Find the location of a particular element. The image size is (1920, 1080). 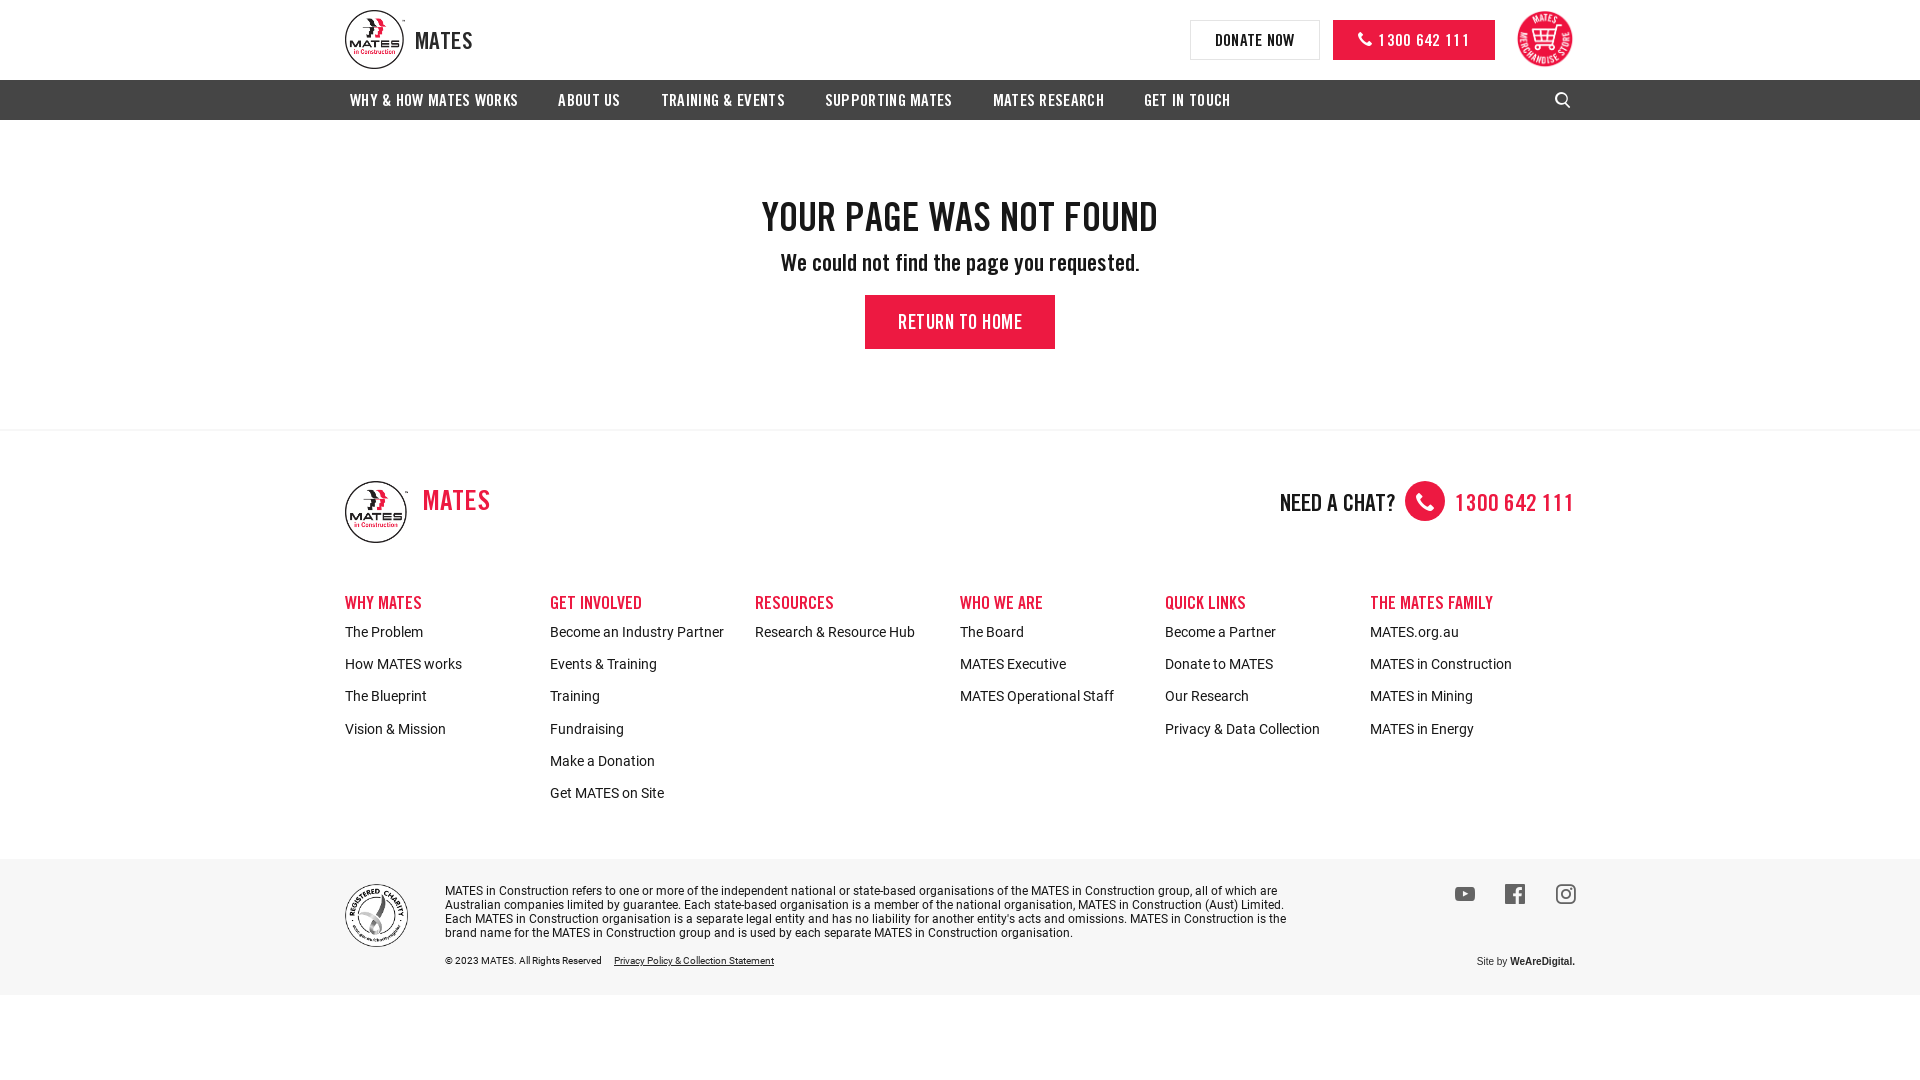

'Donate to MATES' is located at coordinates (1256, 663).